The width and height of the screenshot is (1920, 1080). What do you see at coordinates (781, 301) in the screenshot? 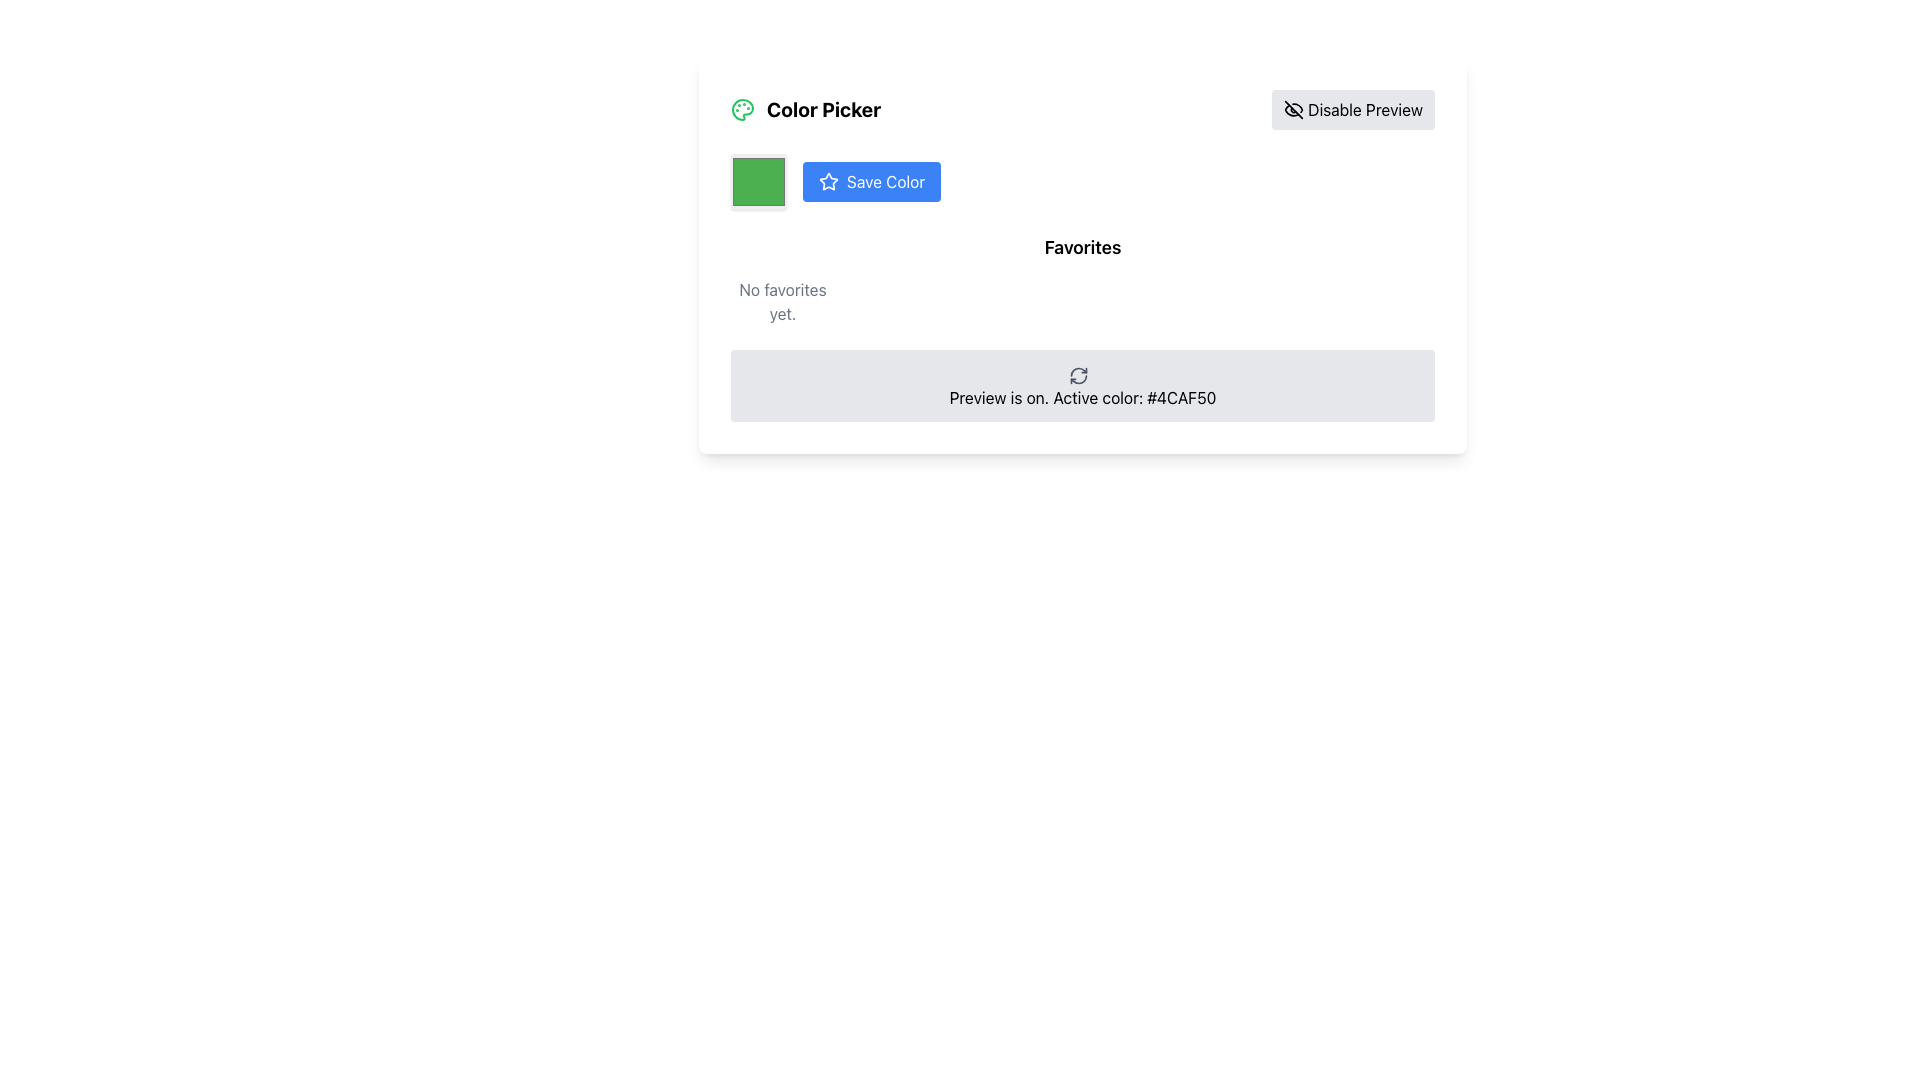
I see `the text label displaying 'No favorites yet.' in light gray font, located in the top left quadrant of its card-like interface` at bounding box center [781, 301].